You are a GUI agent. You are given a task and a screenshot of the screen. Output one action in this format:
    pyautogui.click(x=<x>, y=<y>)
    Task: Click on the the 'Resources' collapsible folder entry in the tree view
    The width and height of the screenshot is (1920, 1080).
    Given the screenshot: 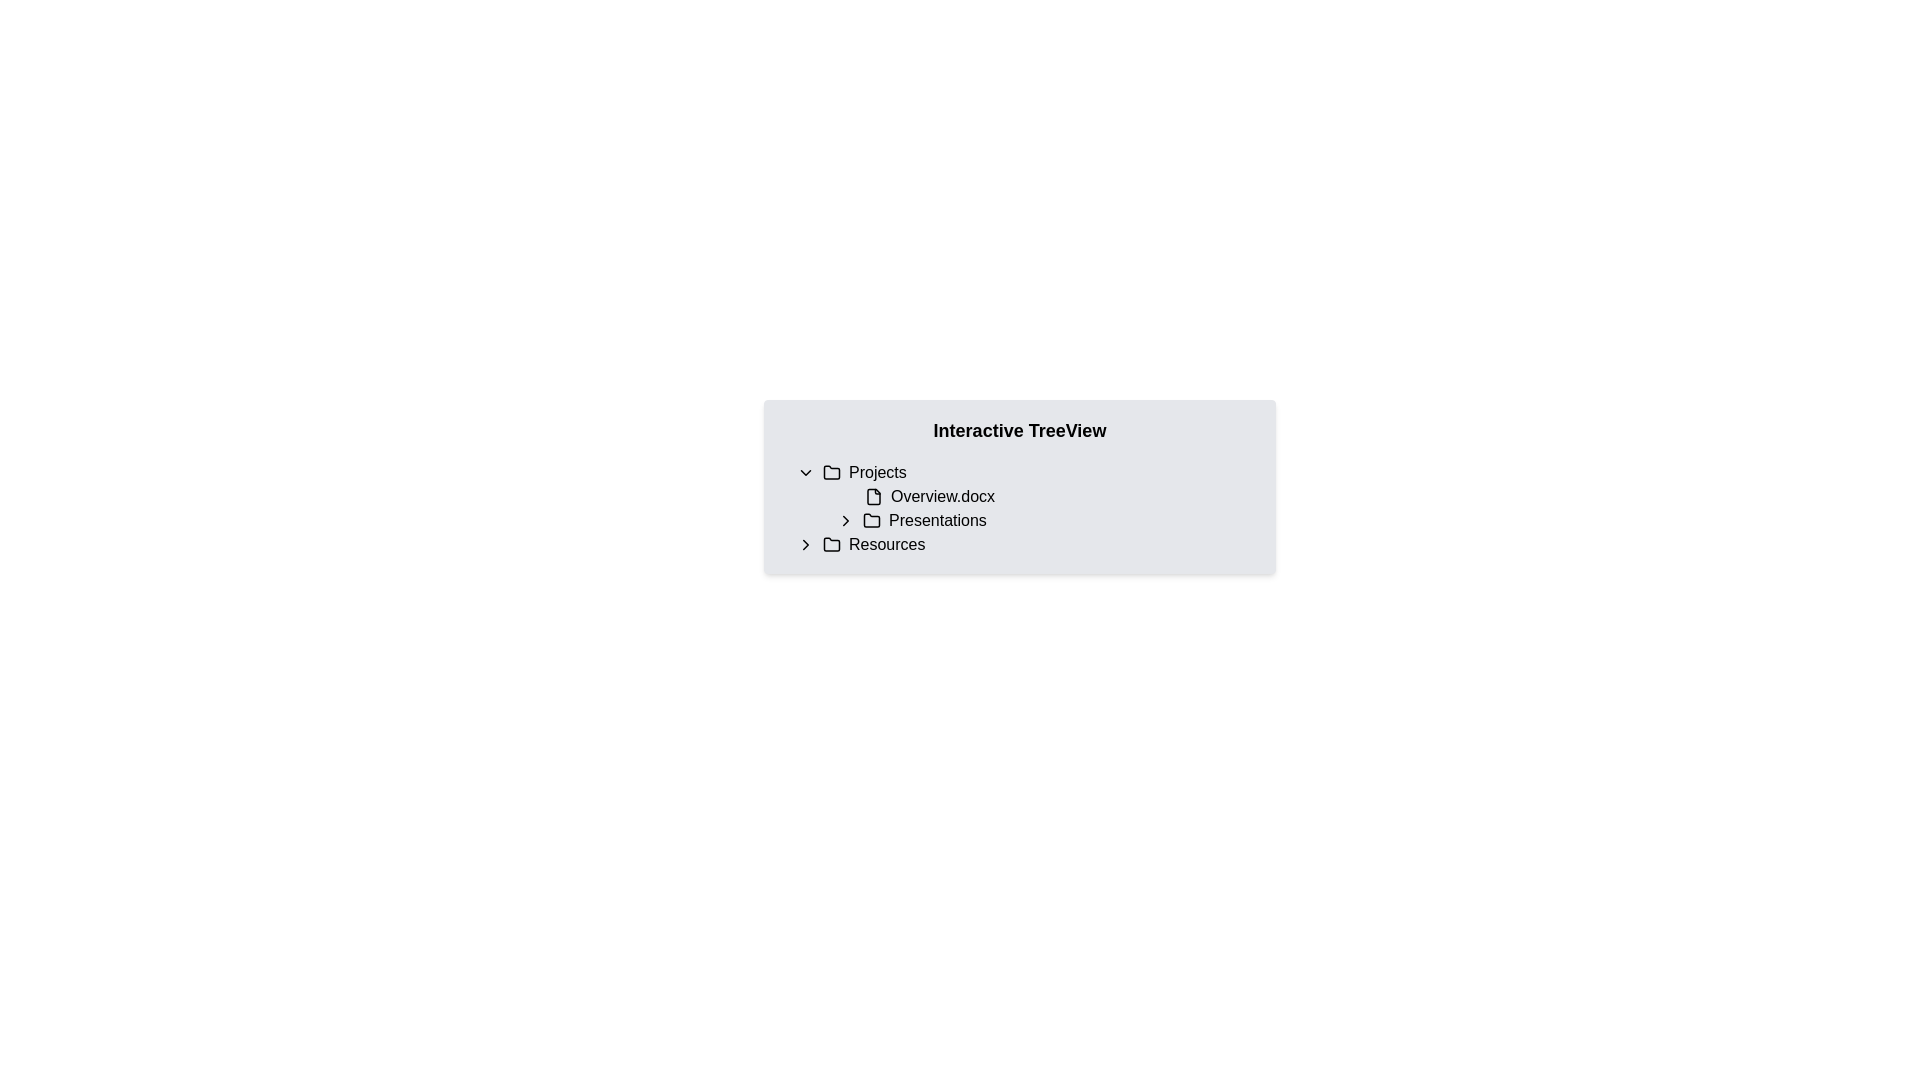 What is the action you would take?
    pyautogui.click(x=1027, y=544)
    